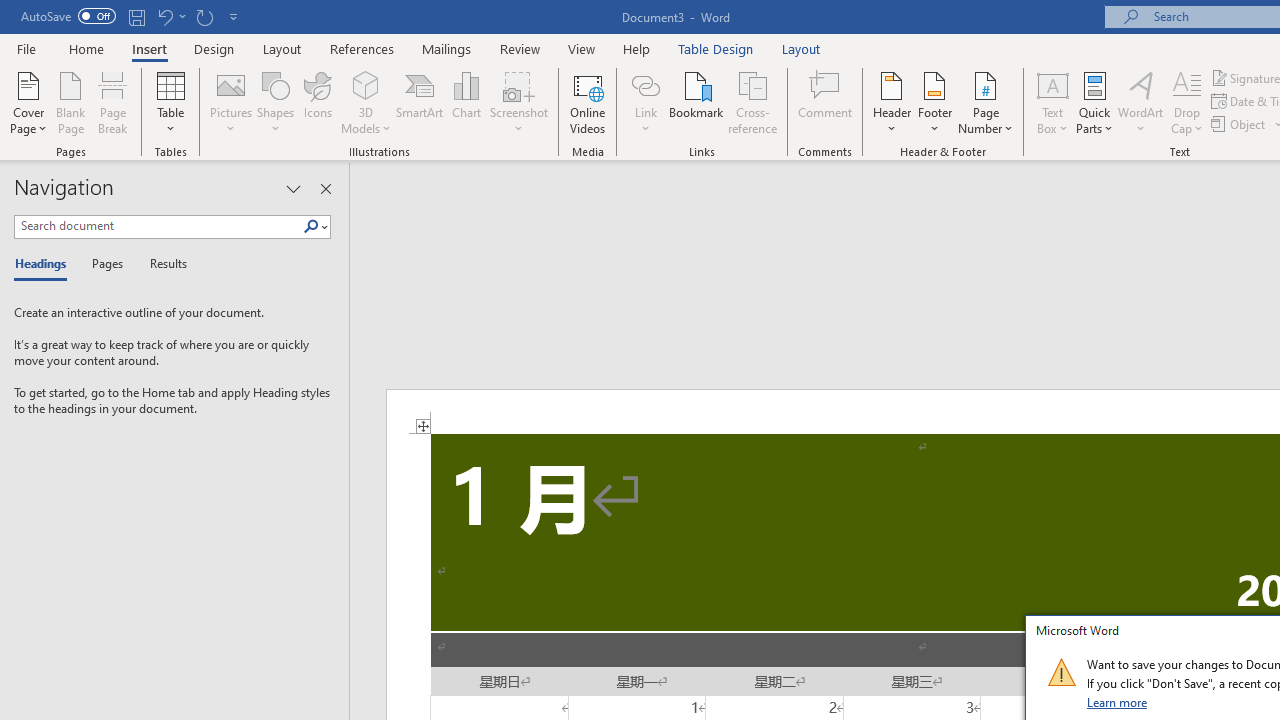 This screenshot has width=1280, height=720. Describe the element at coordinates (1051, 103) in the screenshot. I see `'Text Box'` at that location.